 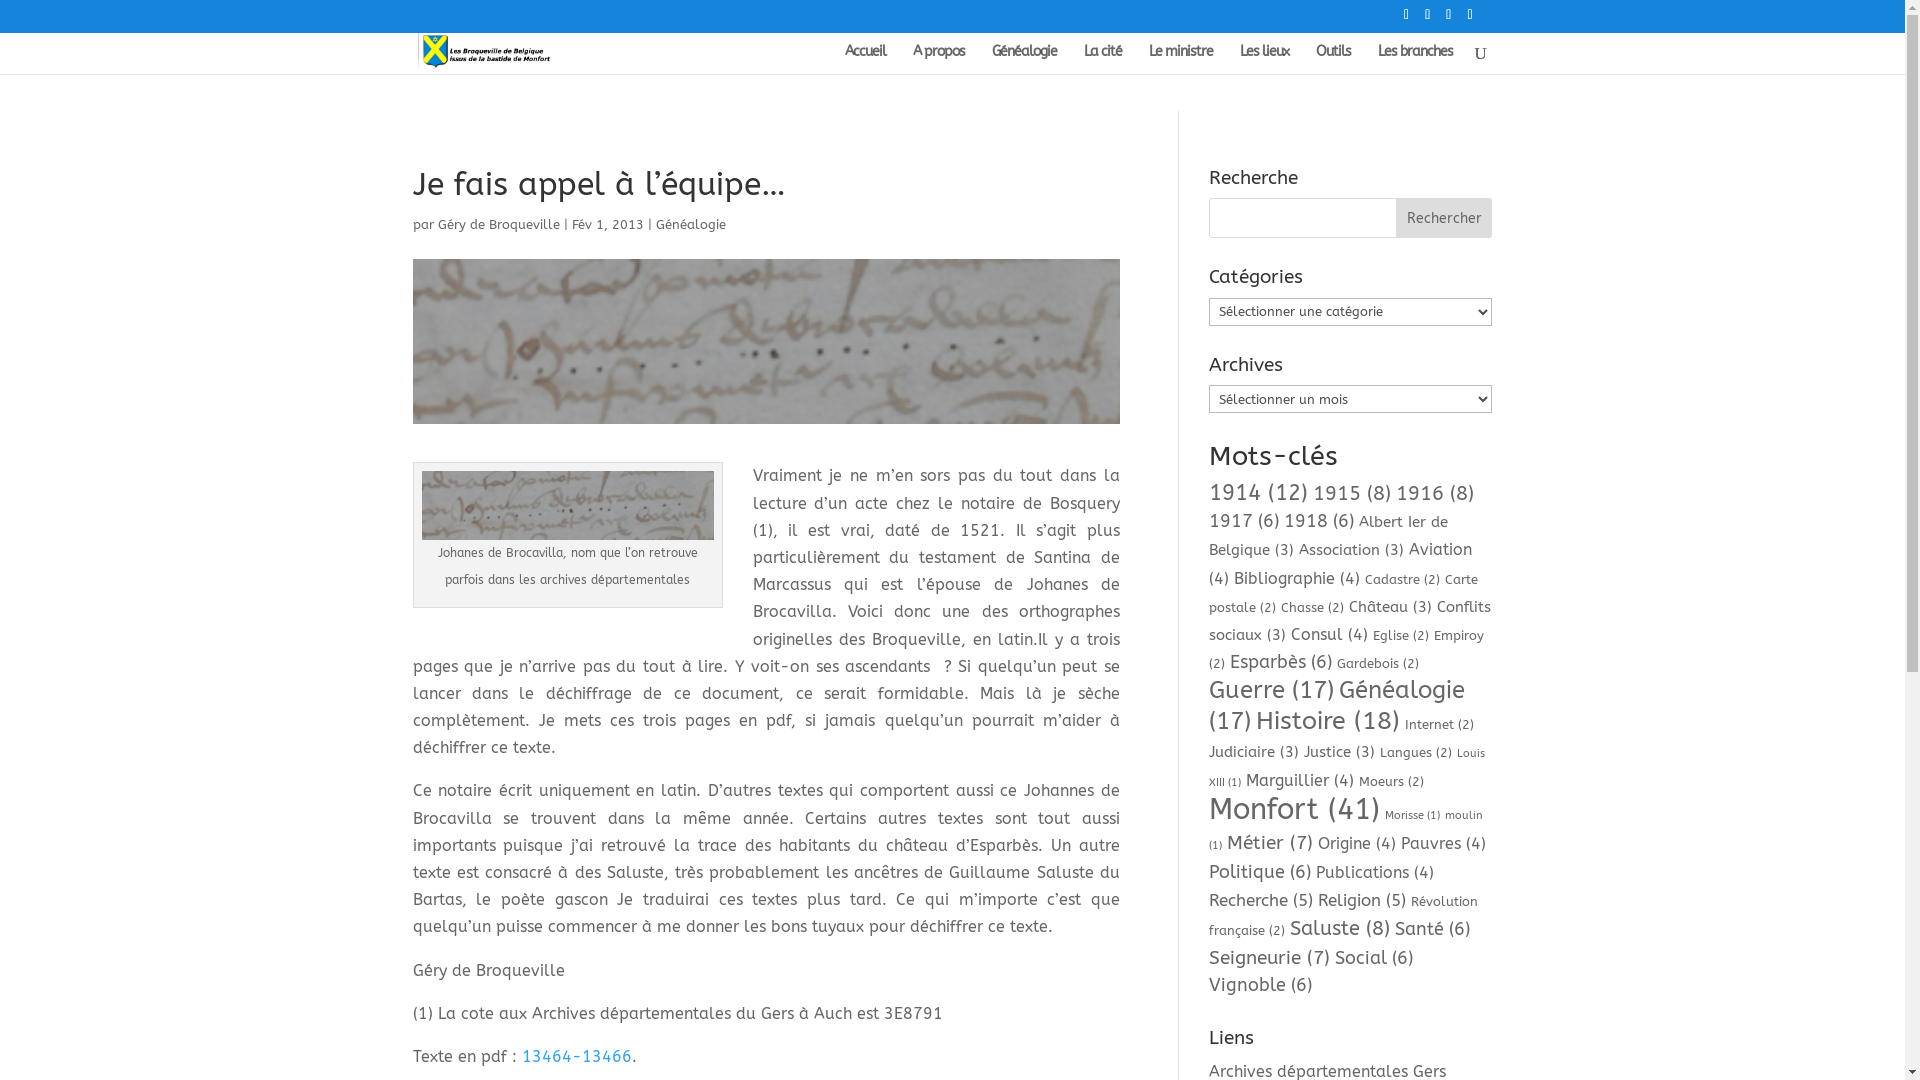 What do you see at coordinates (1400, 843) in the screenshot?
I see `'Pauvres (4)'` at bounding box center [1400, 843].